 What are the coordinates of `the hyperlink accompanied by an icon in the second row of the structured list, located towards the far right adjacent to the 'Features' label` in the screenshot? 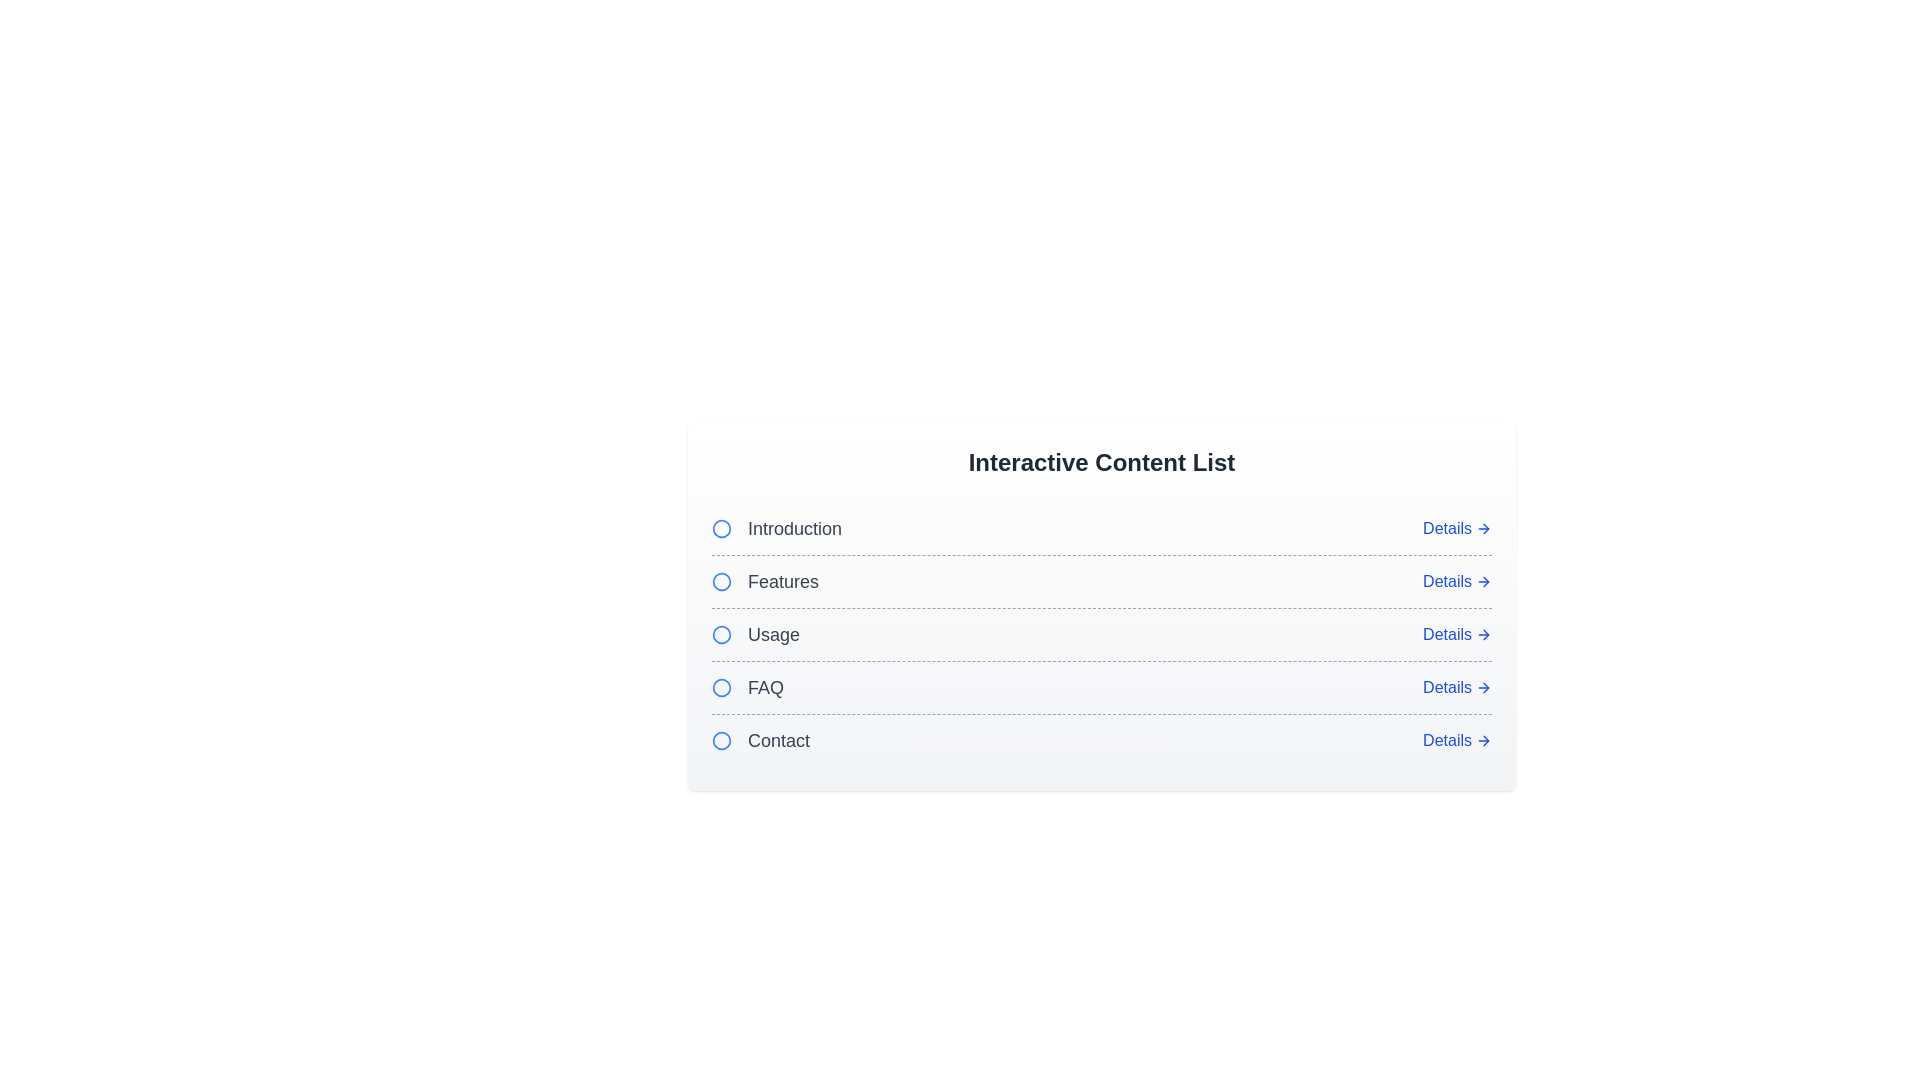 It's located at (1457, 582).